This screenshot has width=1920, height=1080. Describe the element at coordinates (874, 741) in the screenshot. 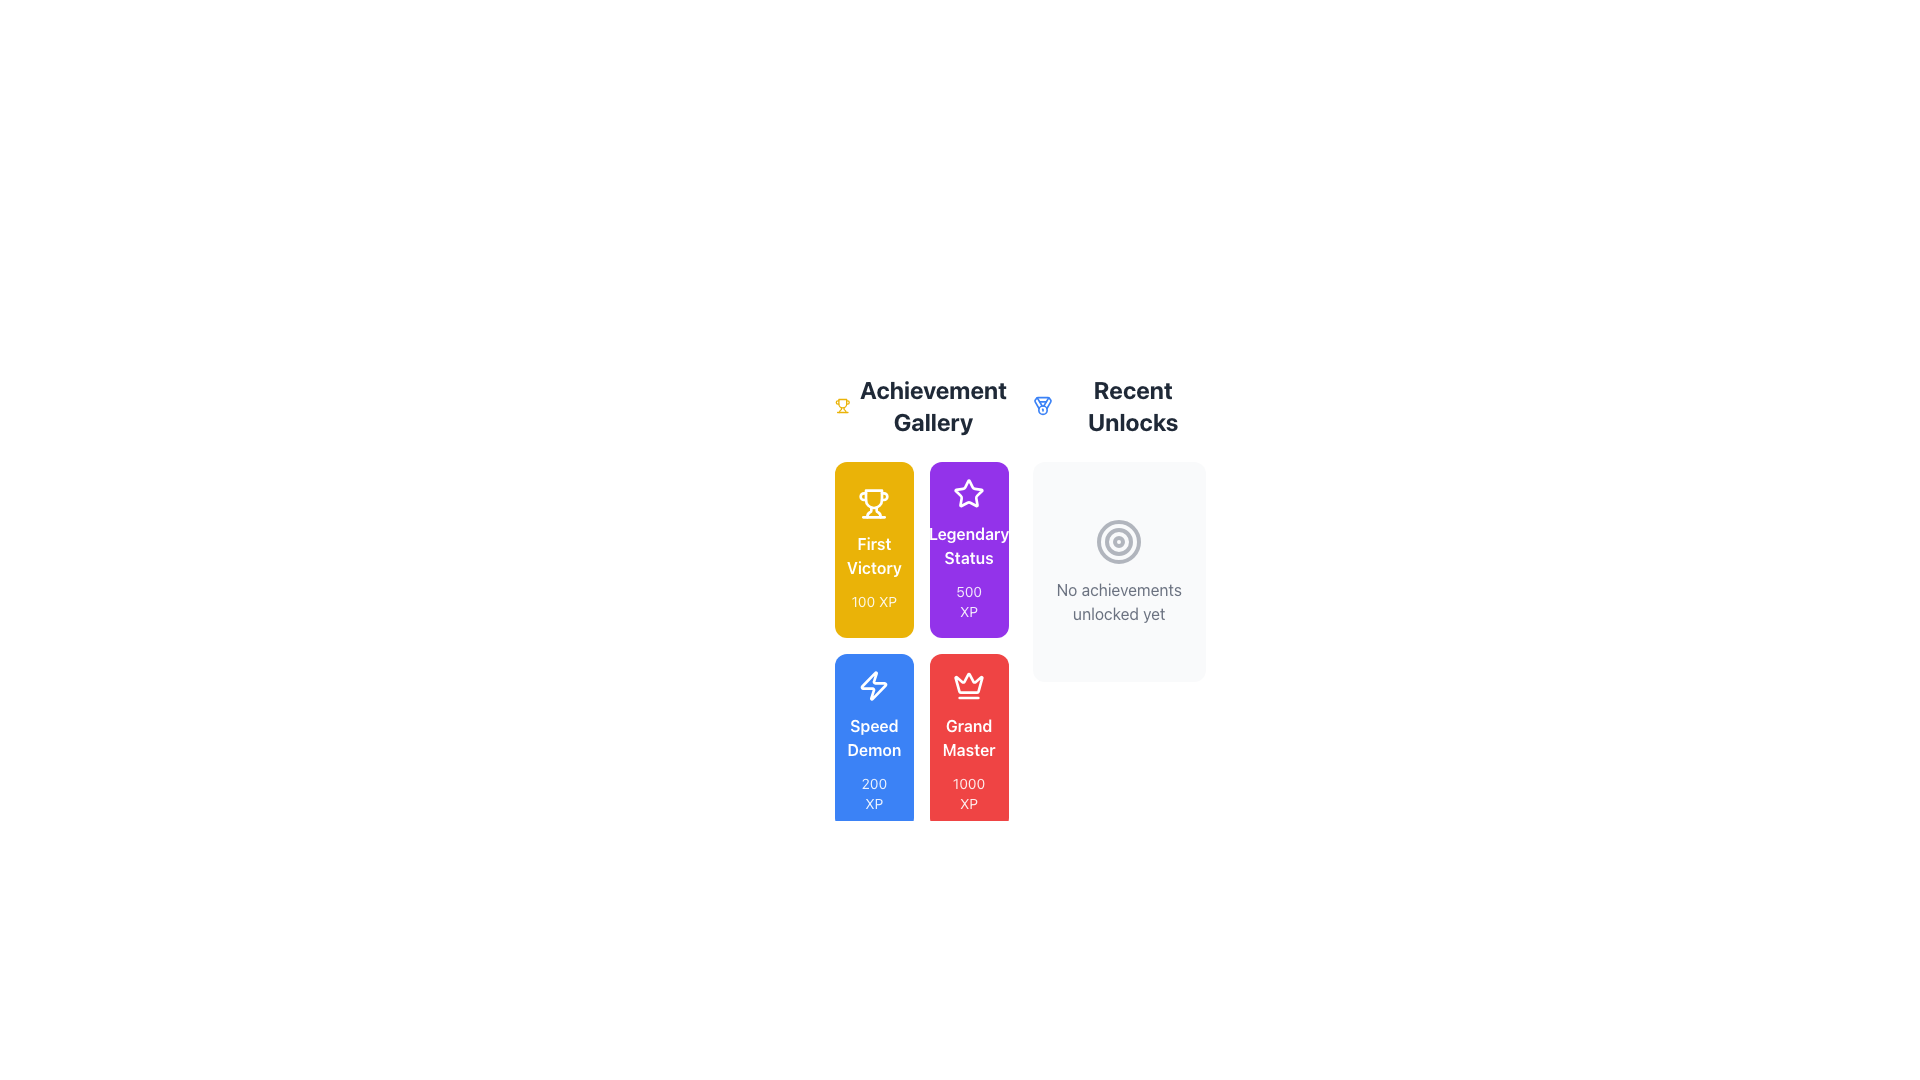

I see `the interactive button representing the 'Speed Demon' achievement associated with 200 experience points to interact with it` at that location.